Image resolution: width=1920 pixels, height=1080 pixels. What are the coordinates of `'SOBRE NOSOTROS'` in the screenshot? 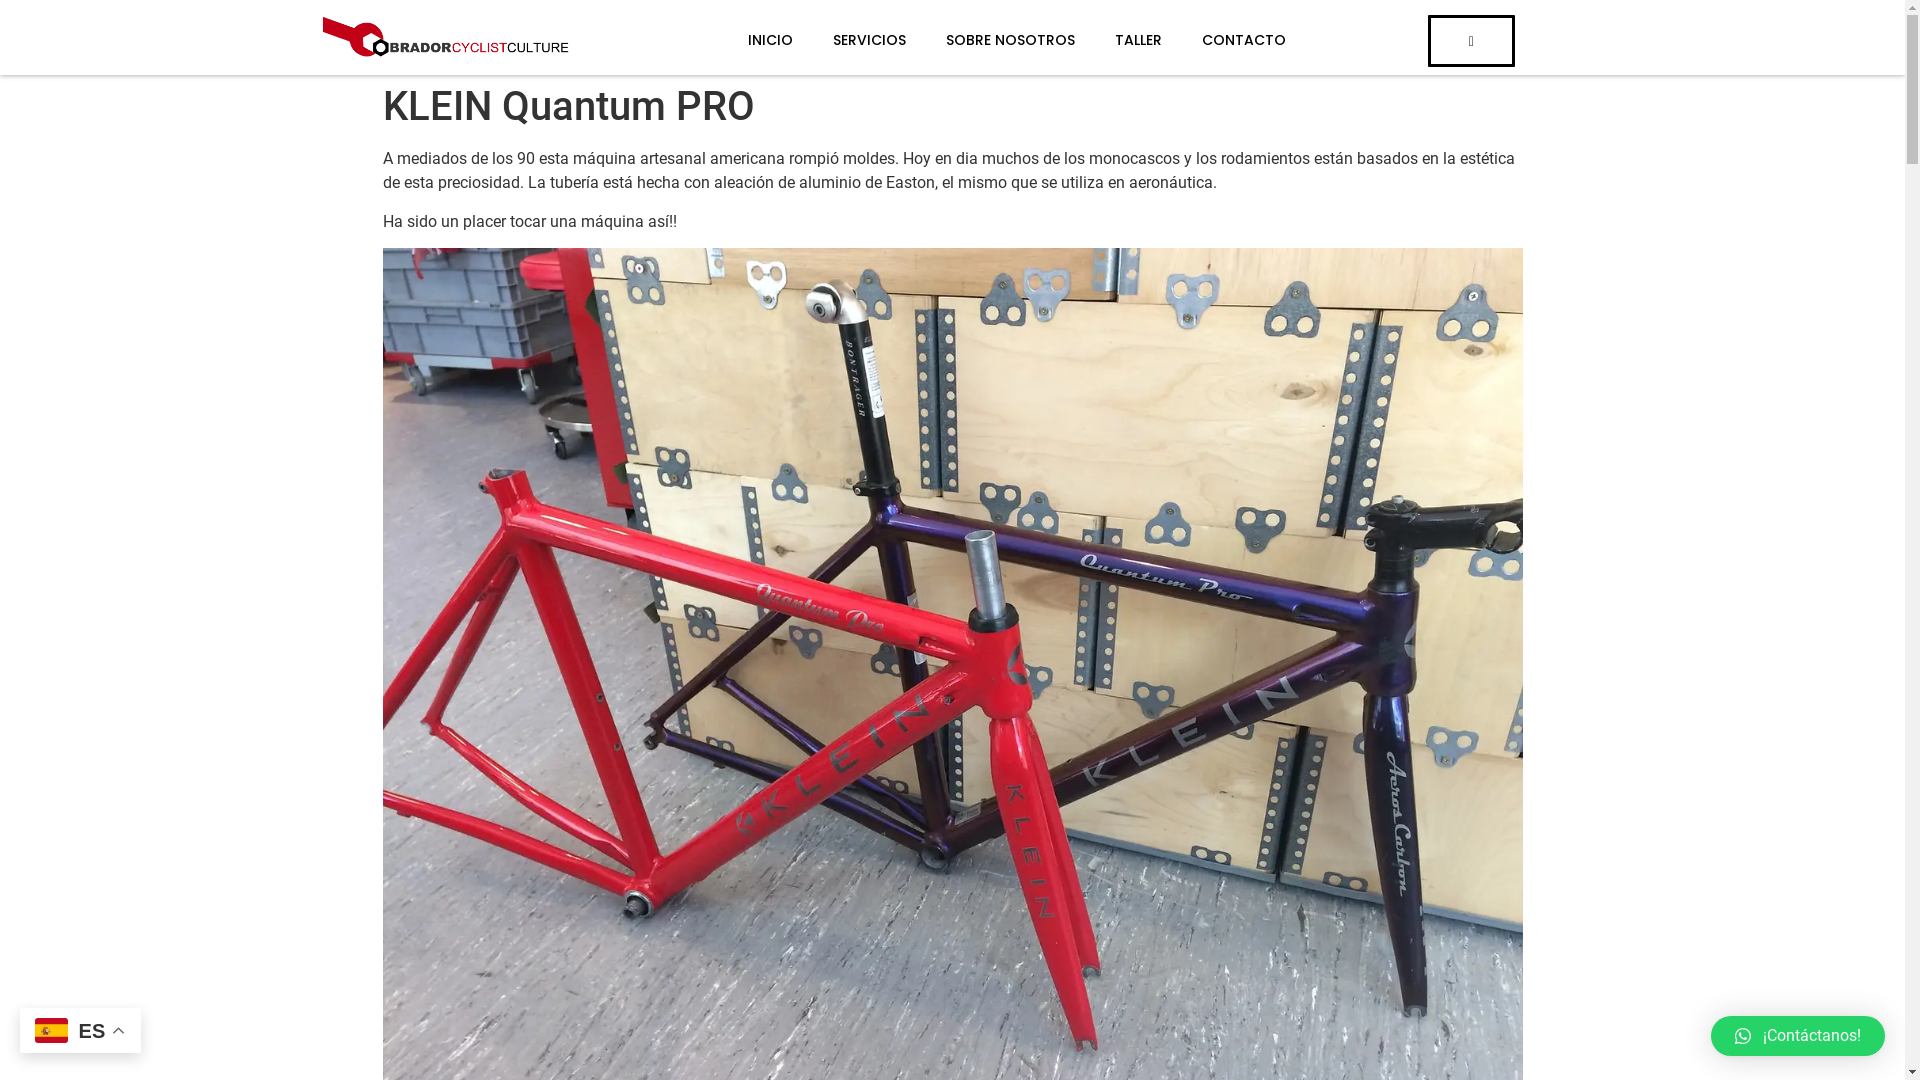 It's located at (990, 40).